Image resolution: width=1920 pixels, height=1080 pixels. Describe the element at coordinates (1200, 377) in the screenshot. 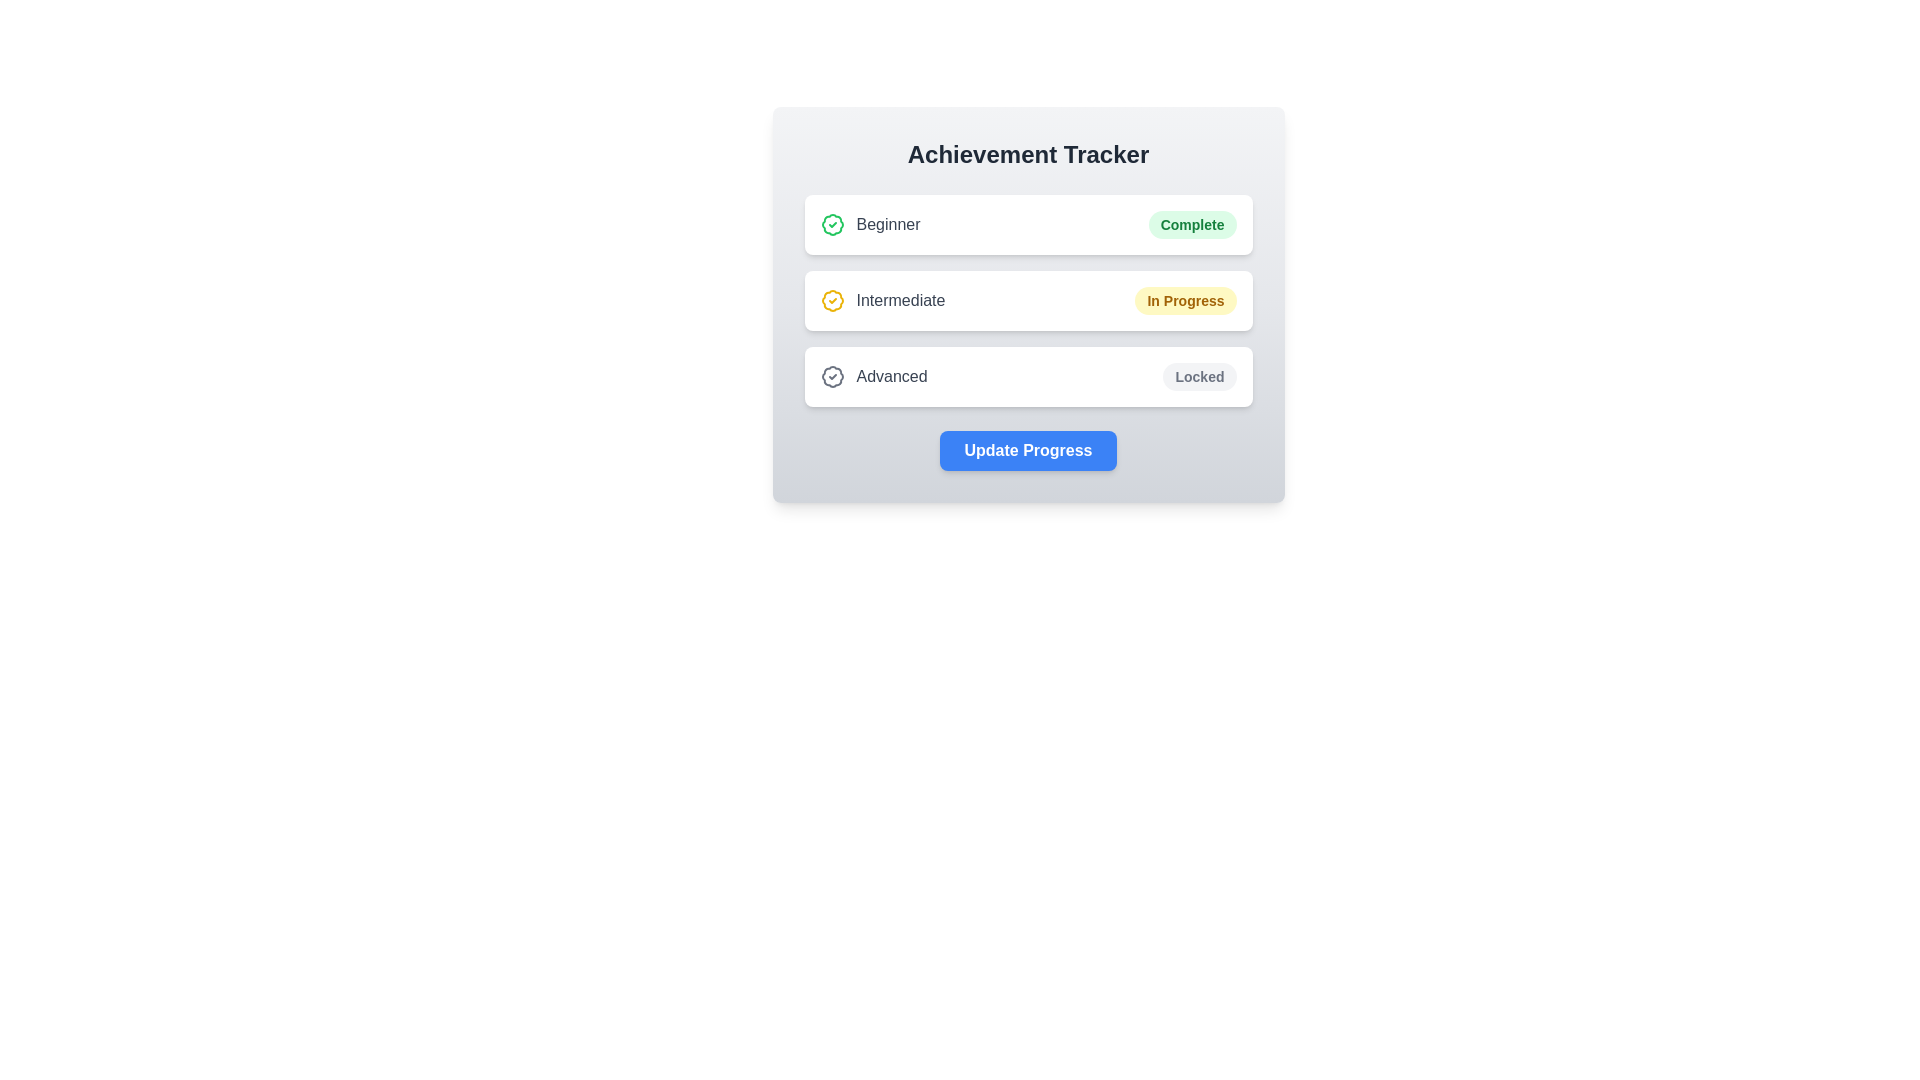

I see `the 'Locked' label element, which is a rounded rectangle with a light gray background and bold gray text, located on the rightmost side of the 'Achievement Tracker' interface indicating 'Advanced' status` at that location.